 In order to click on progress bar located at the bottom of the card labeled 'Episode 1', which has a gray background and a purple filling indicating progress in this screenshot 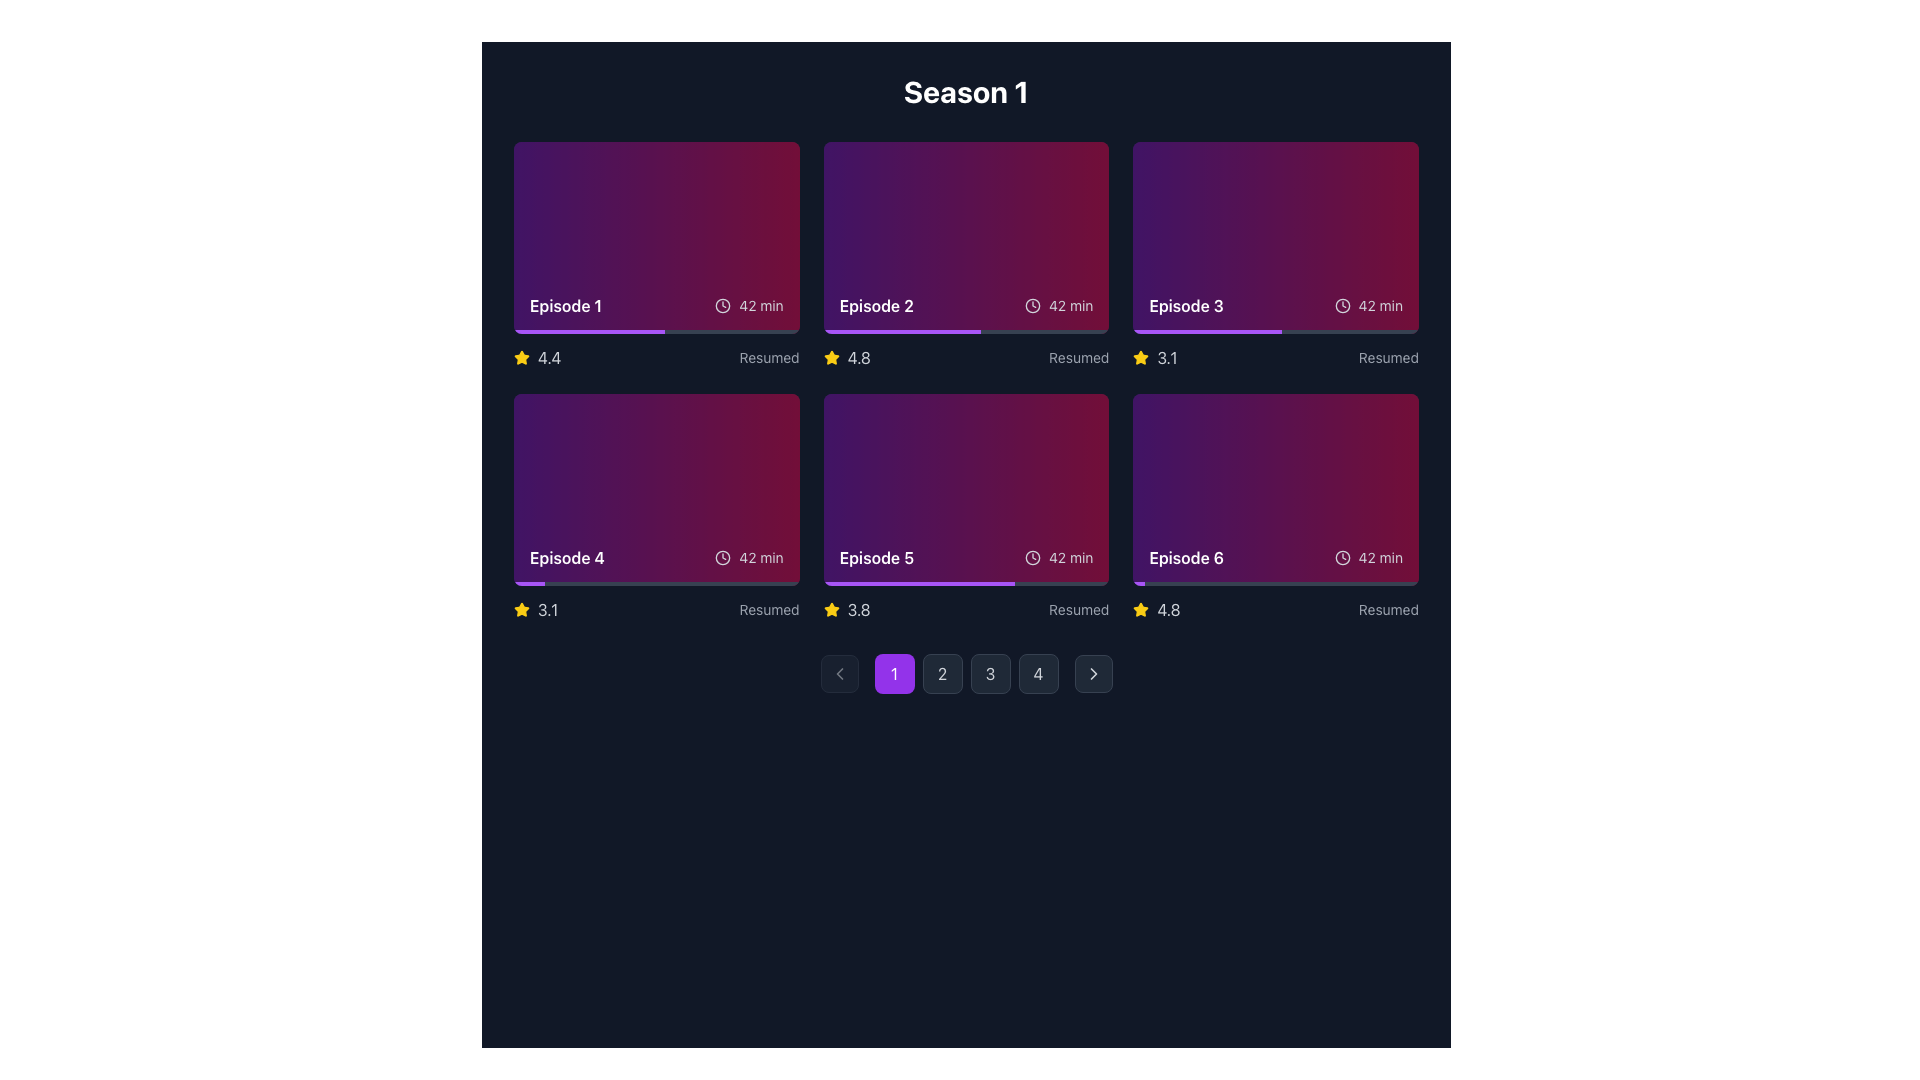, I will do `click(656, 330)`.